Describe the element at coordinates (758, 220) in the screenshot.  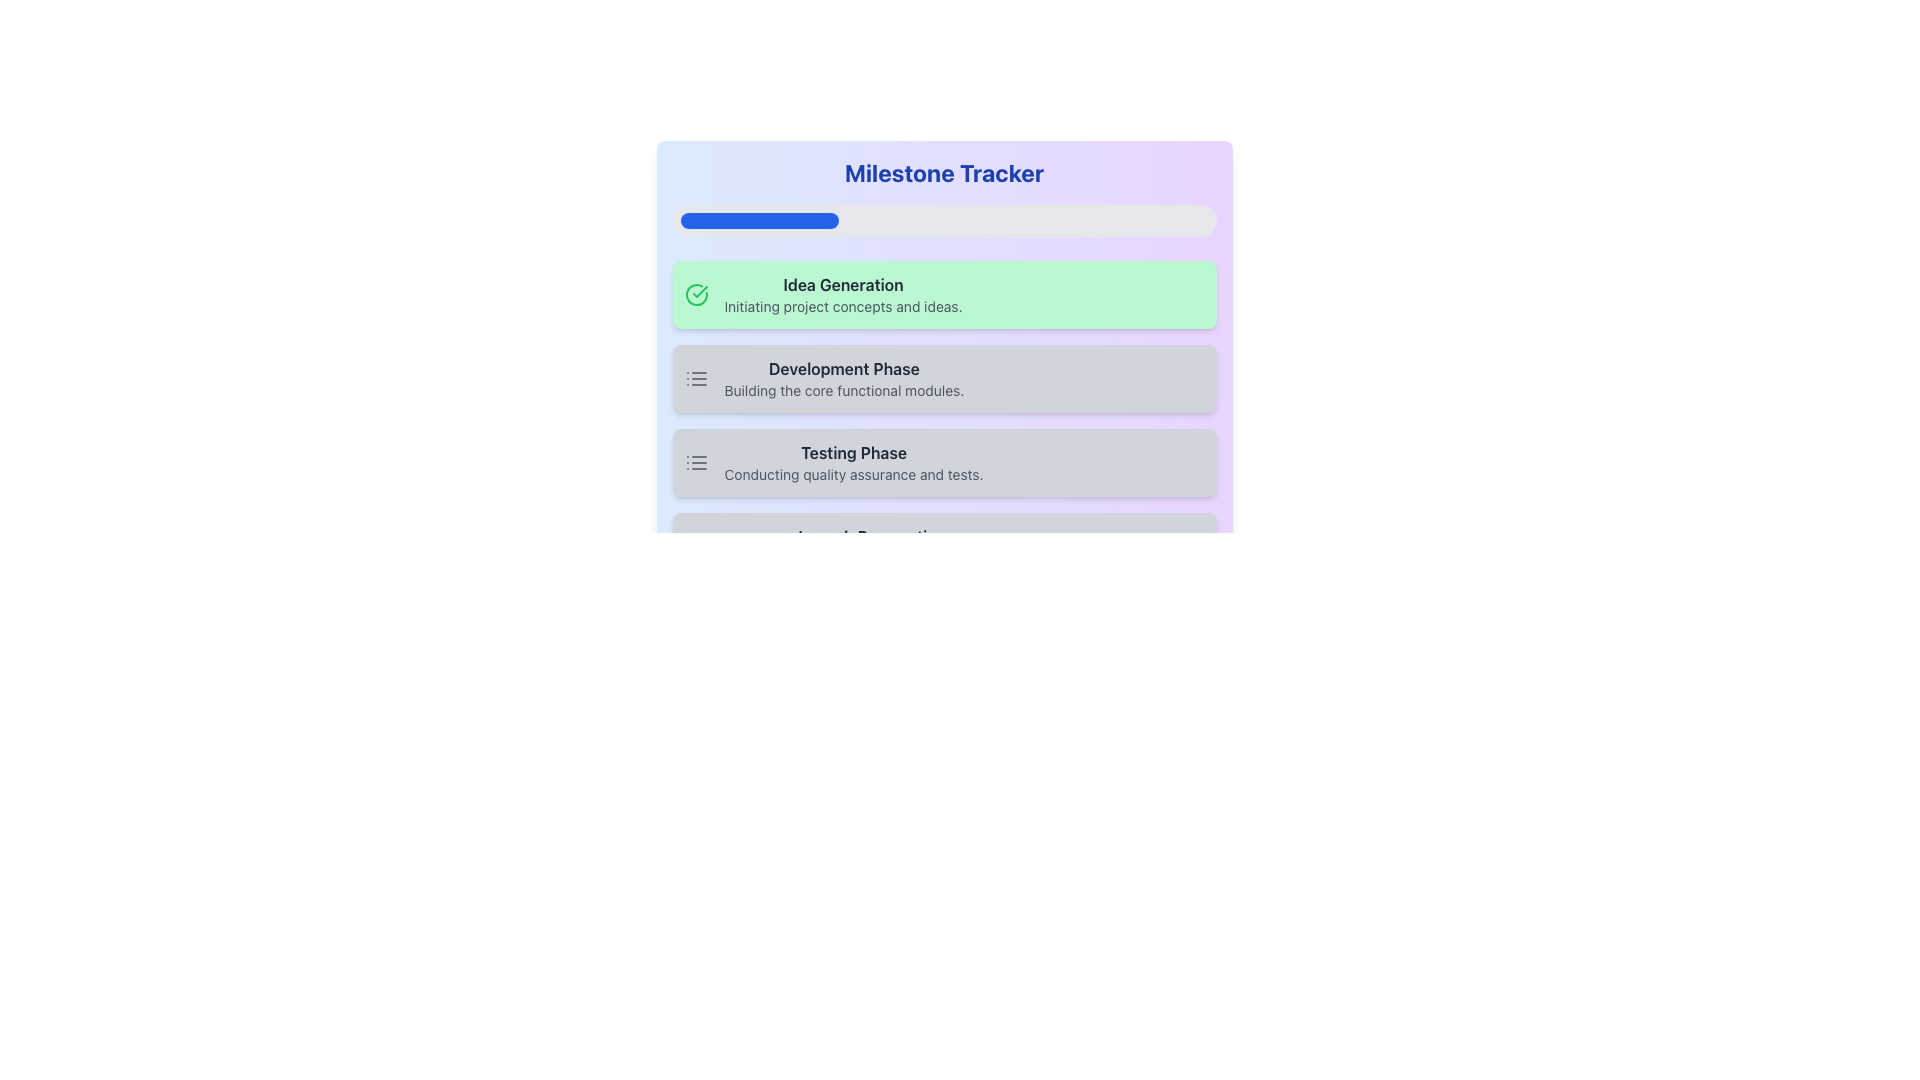
I see `the progress bar located below the title 'Milestone Tracker', which visually represents a completion percentage of 30%` at that location.